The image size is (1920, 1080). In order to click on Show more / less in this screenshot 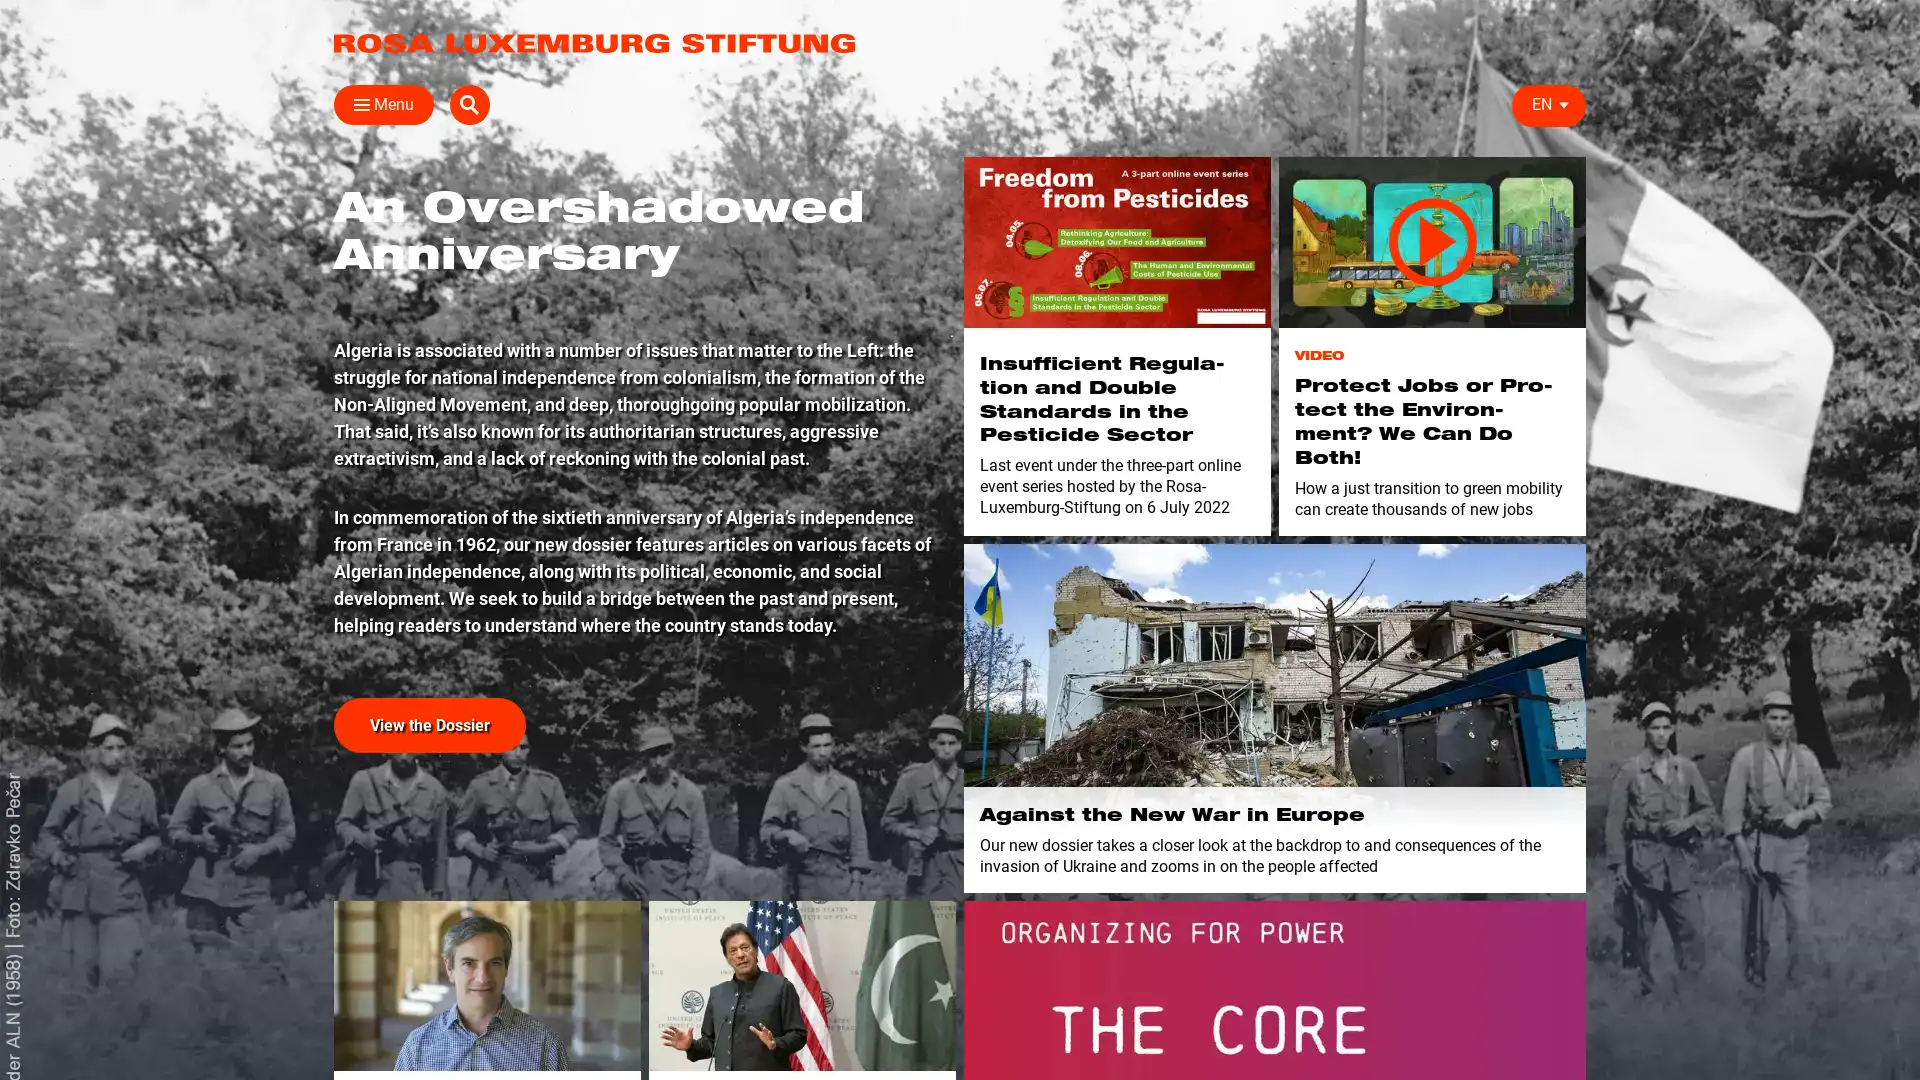, I will do `click(325, 300)`.